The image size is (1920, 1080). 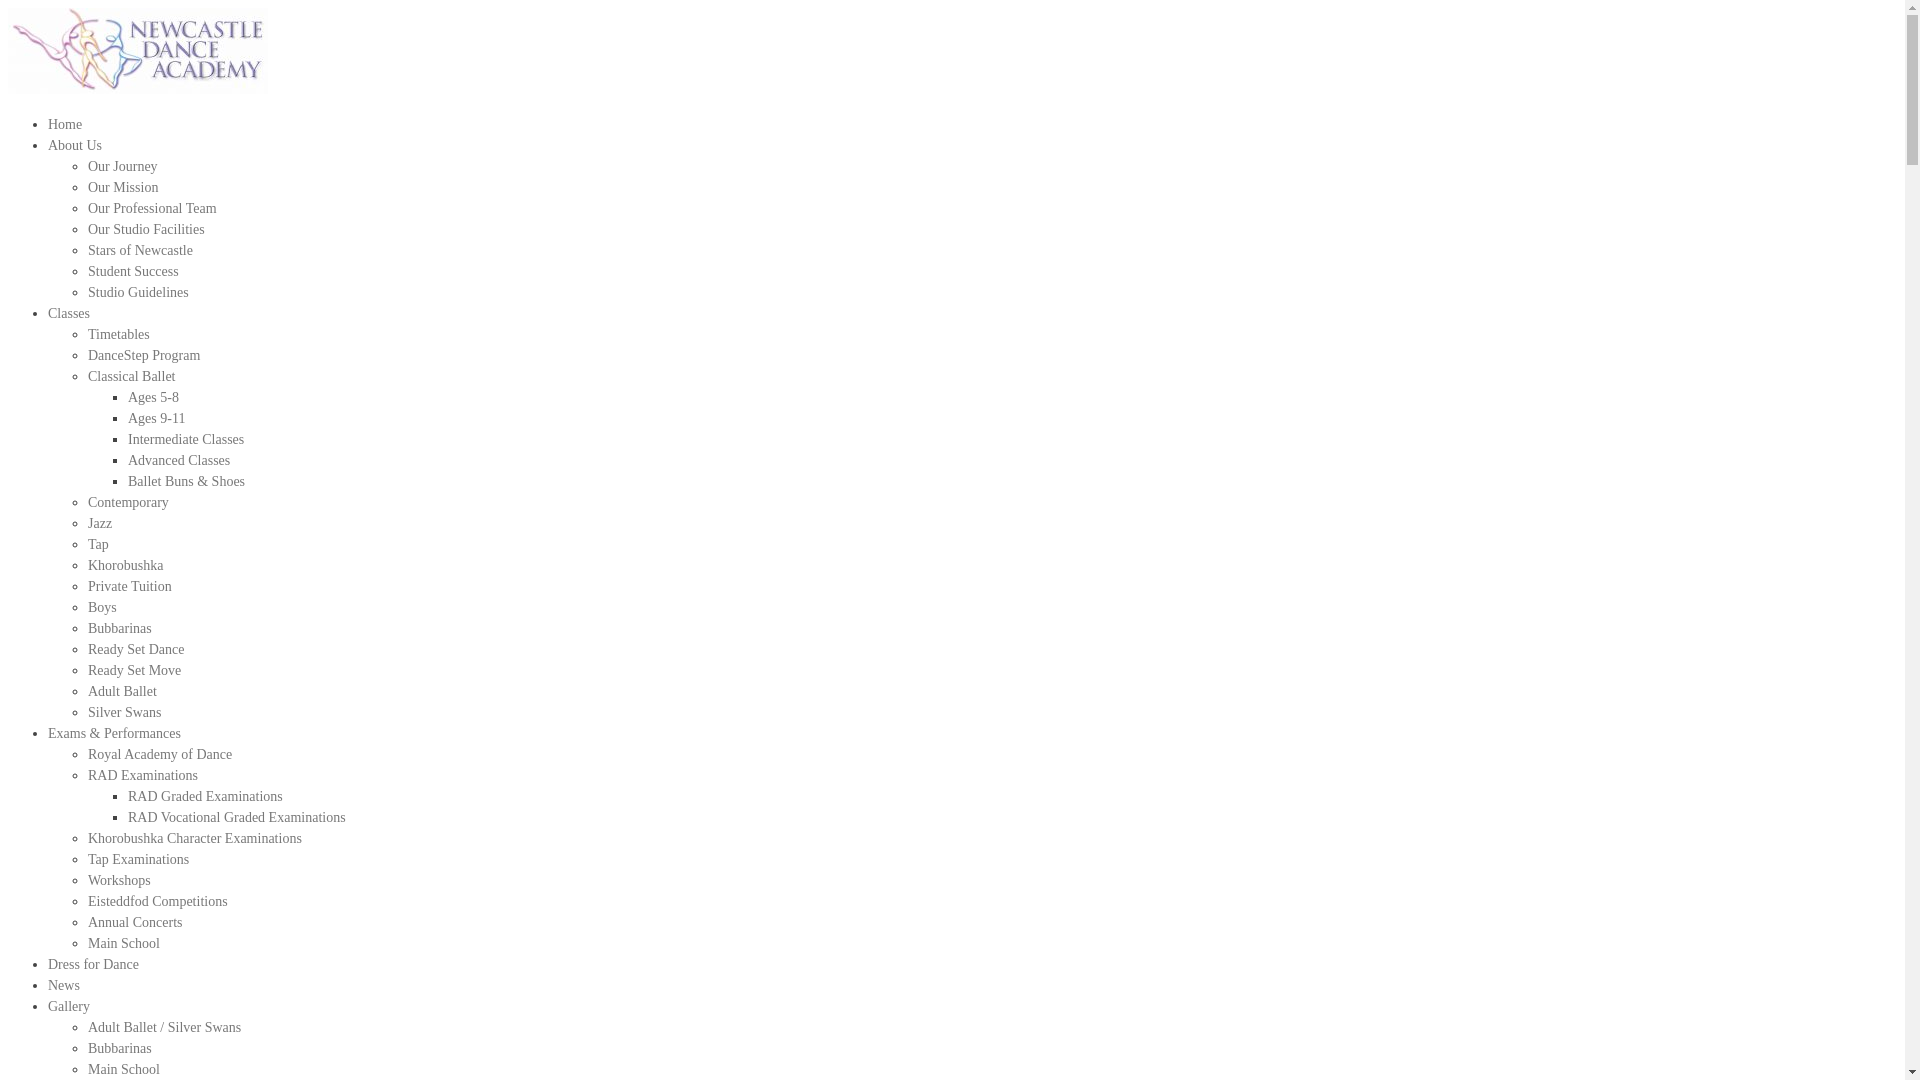 I want to click on 'Silver Swans', so click(x=123, y=711).